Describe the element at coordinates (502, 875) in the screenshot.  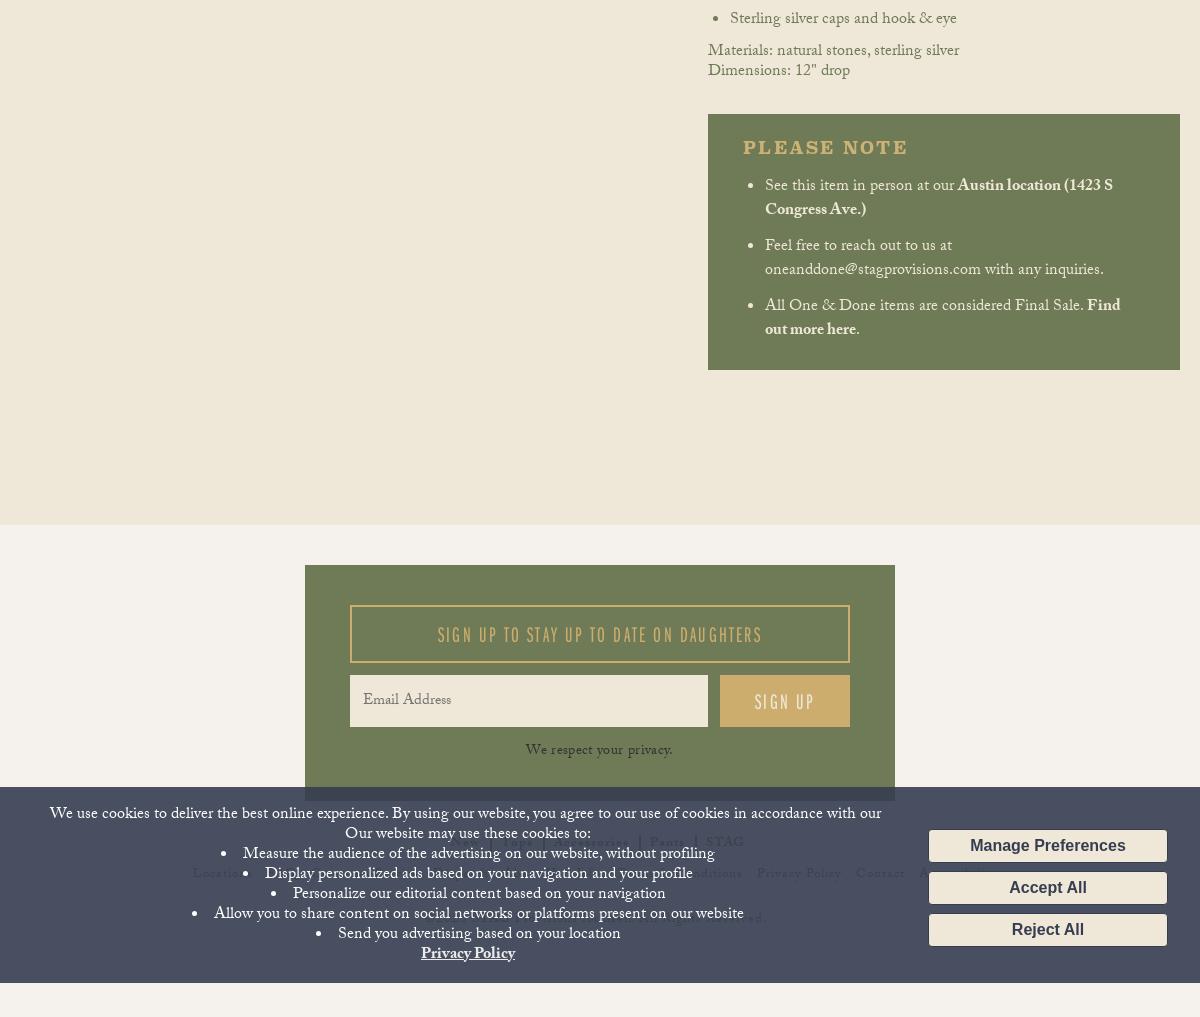
I see `'About Us'` at that location.